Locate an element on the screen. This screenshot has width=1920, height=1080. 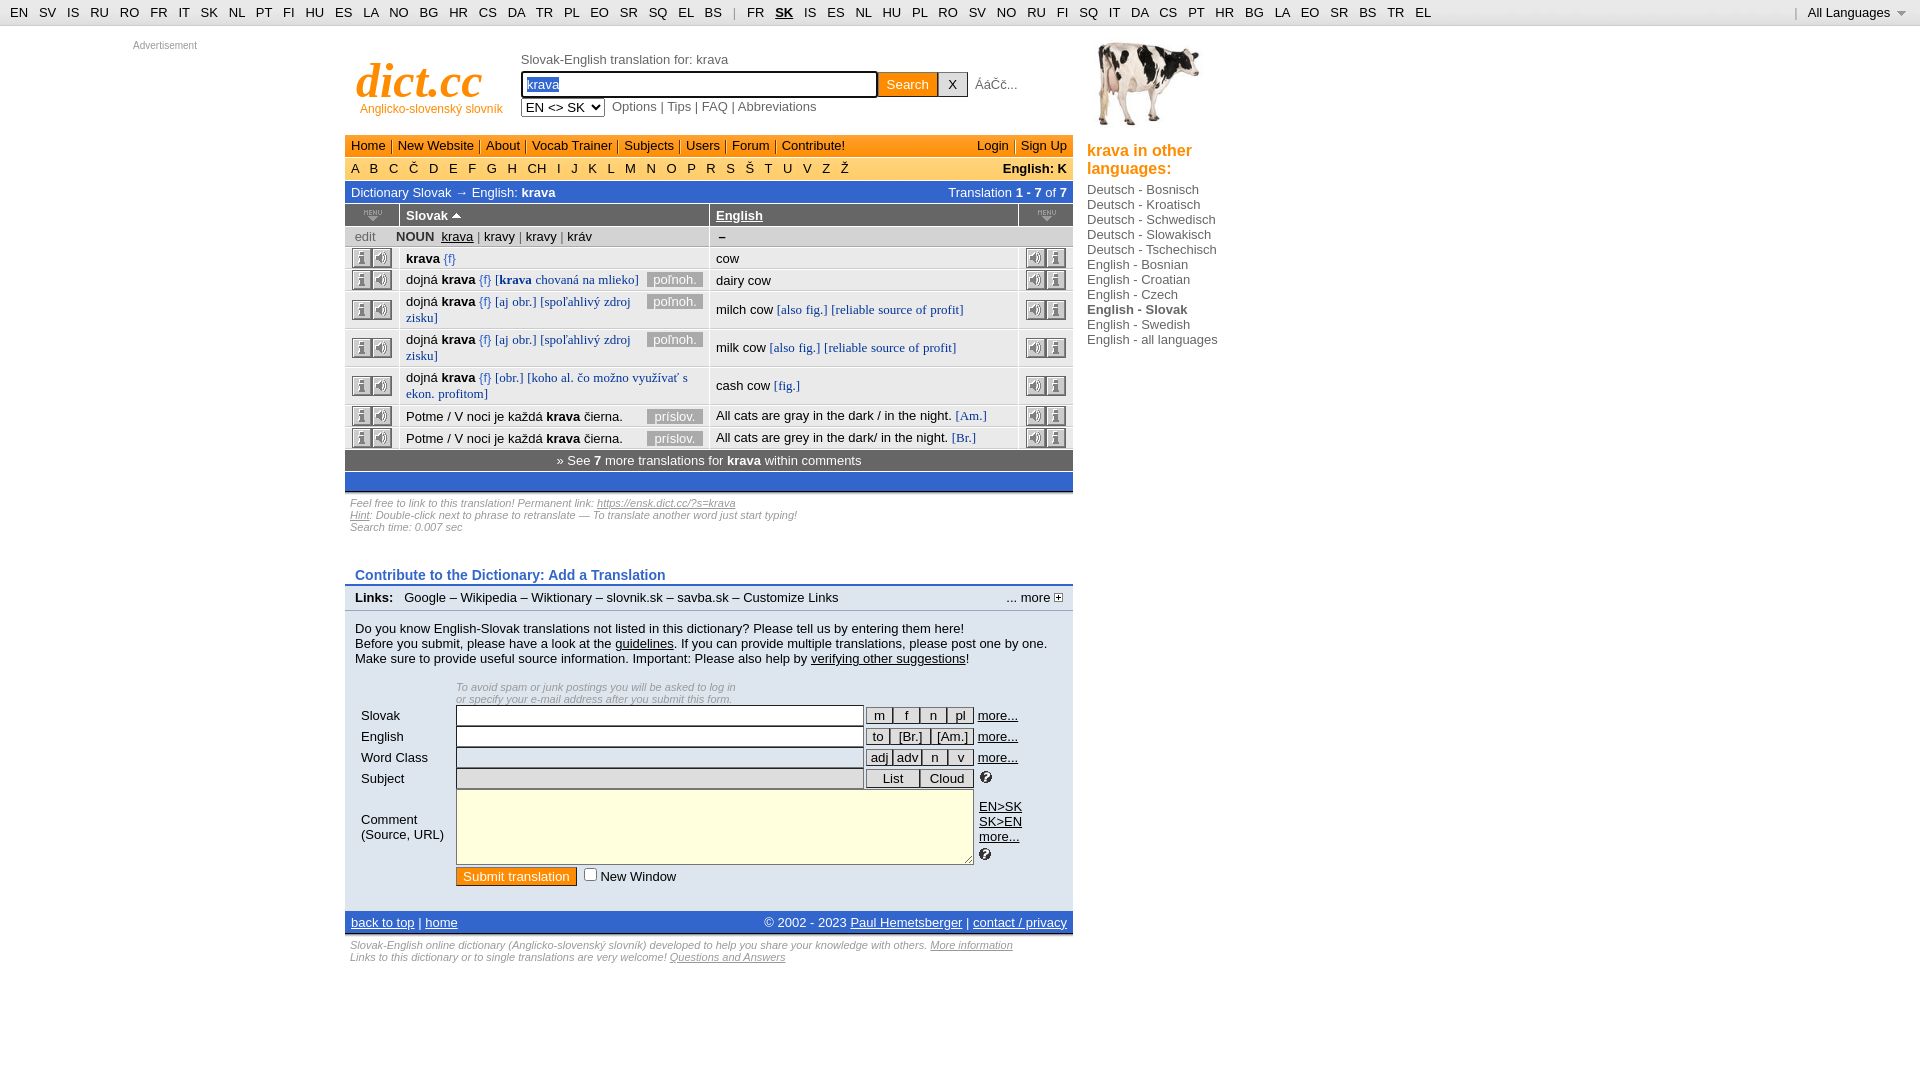
'Contribute!' is located at coordinates (814, 144).